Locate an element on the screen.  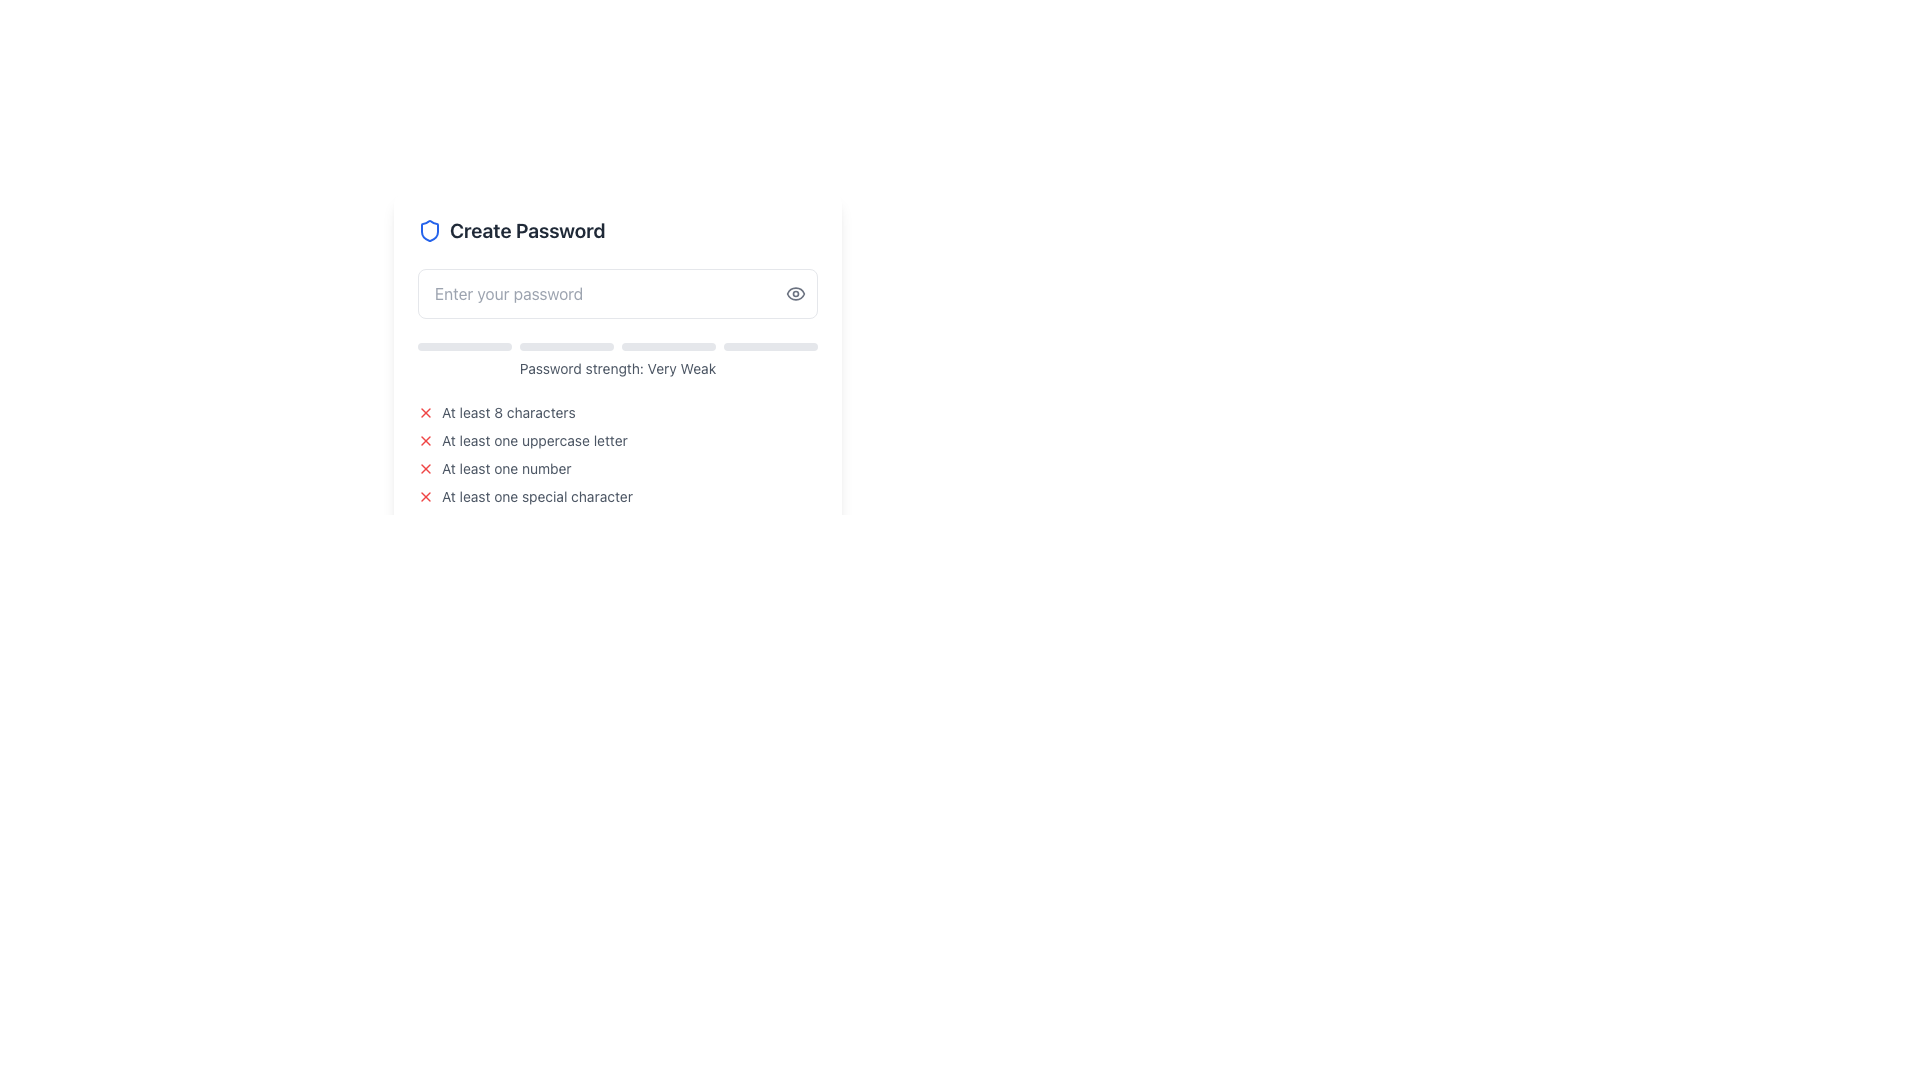
text indicating that the password requirement of including one uppercase letter has not been met, which is represented by a red 'X'. This element is the second item in the validation criteria list within the 'Create Password' form section is located at coordinates (617, 439).